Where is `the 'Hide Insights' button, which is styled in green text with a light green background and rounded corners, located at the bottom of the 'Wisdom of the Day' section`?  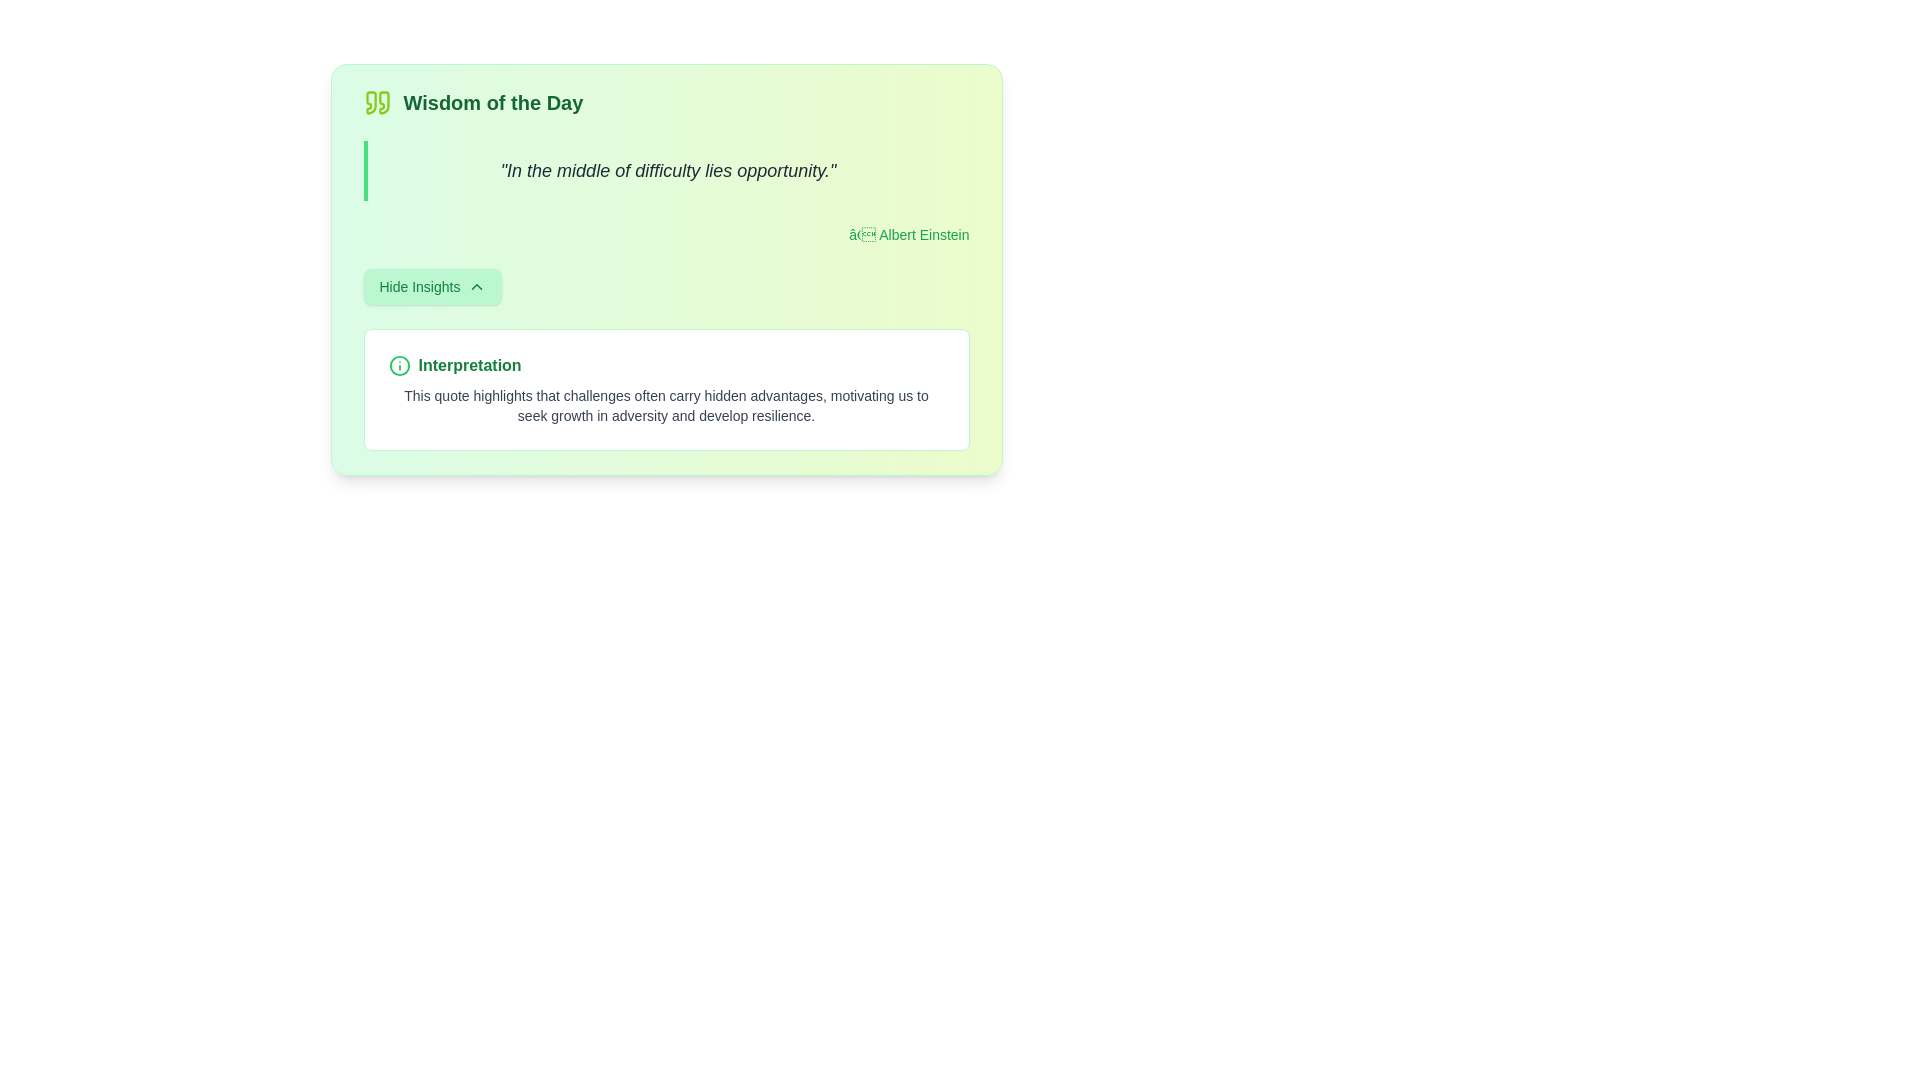
the 'Hide Insights' button, which is styled in green text with a light green background and rounded corners, located at the bottom of the 'Wisdom of the Day' section is located at coordinates (431, 286).